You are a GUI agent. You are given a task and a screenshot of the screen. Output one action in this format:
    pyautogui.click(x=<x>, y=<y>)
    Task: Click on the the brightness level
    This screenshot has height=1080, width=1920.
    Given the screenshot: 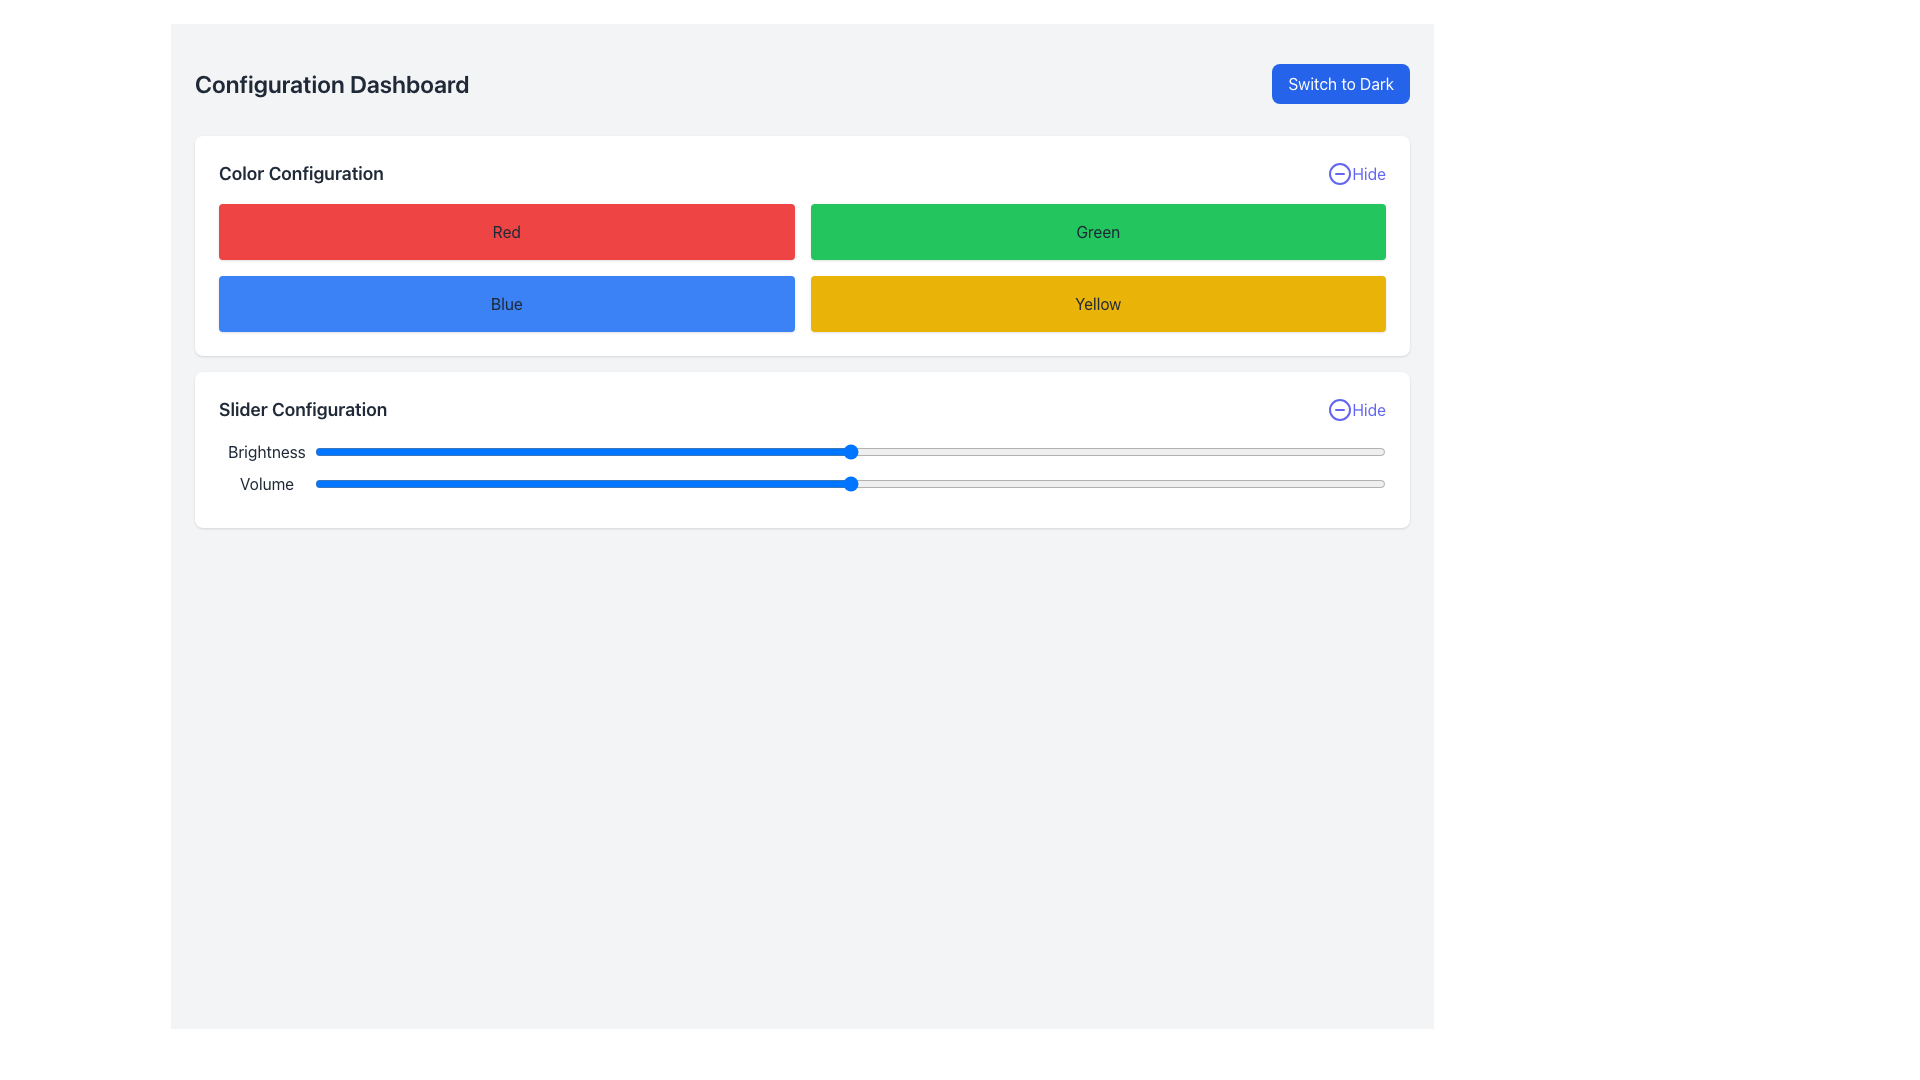 What is the action you would take?
    pyautogui.click(x=581, y=451)
    